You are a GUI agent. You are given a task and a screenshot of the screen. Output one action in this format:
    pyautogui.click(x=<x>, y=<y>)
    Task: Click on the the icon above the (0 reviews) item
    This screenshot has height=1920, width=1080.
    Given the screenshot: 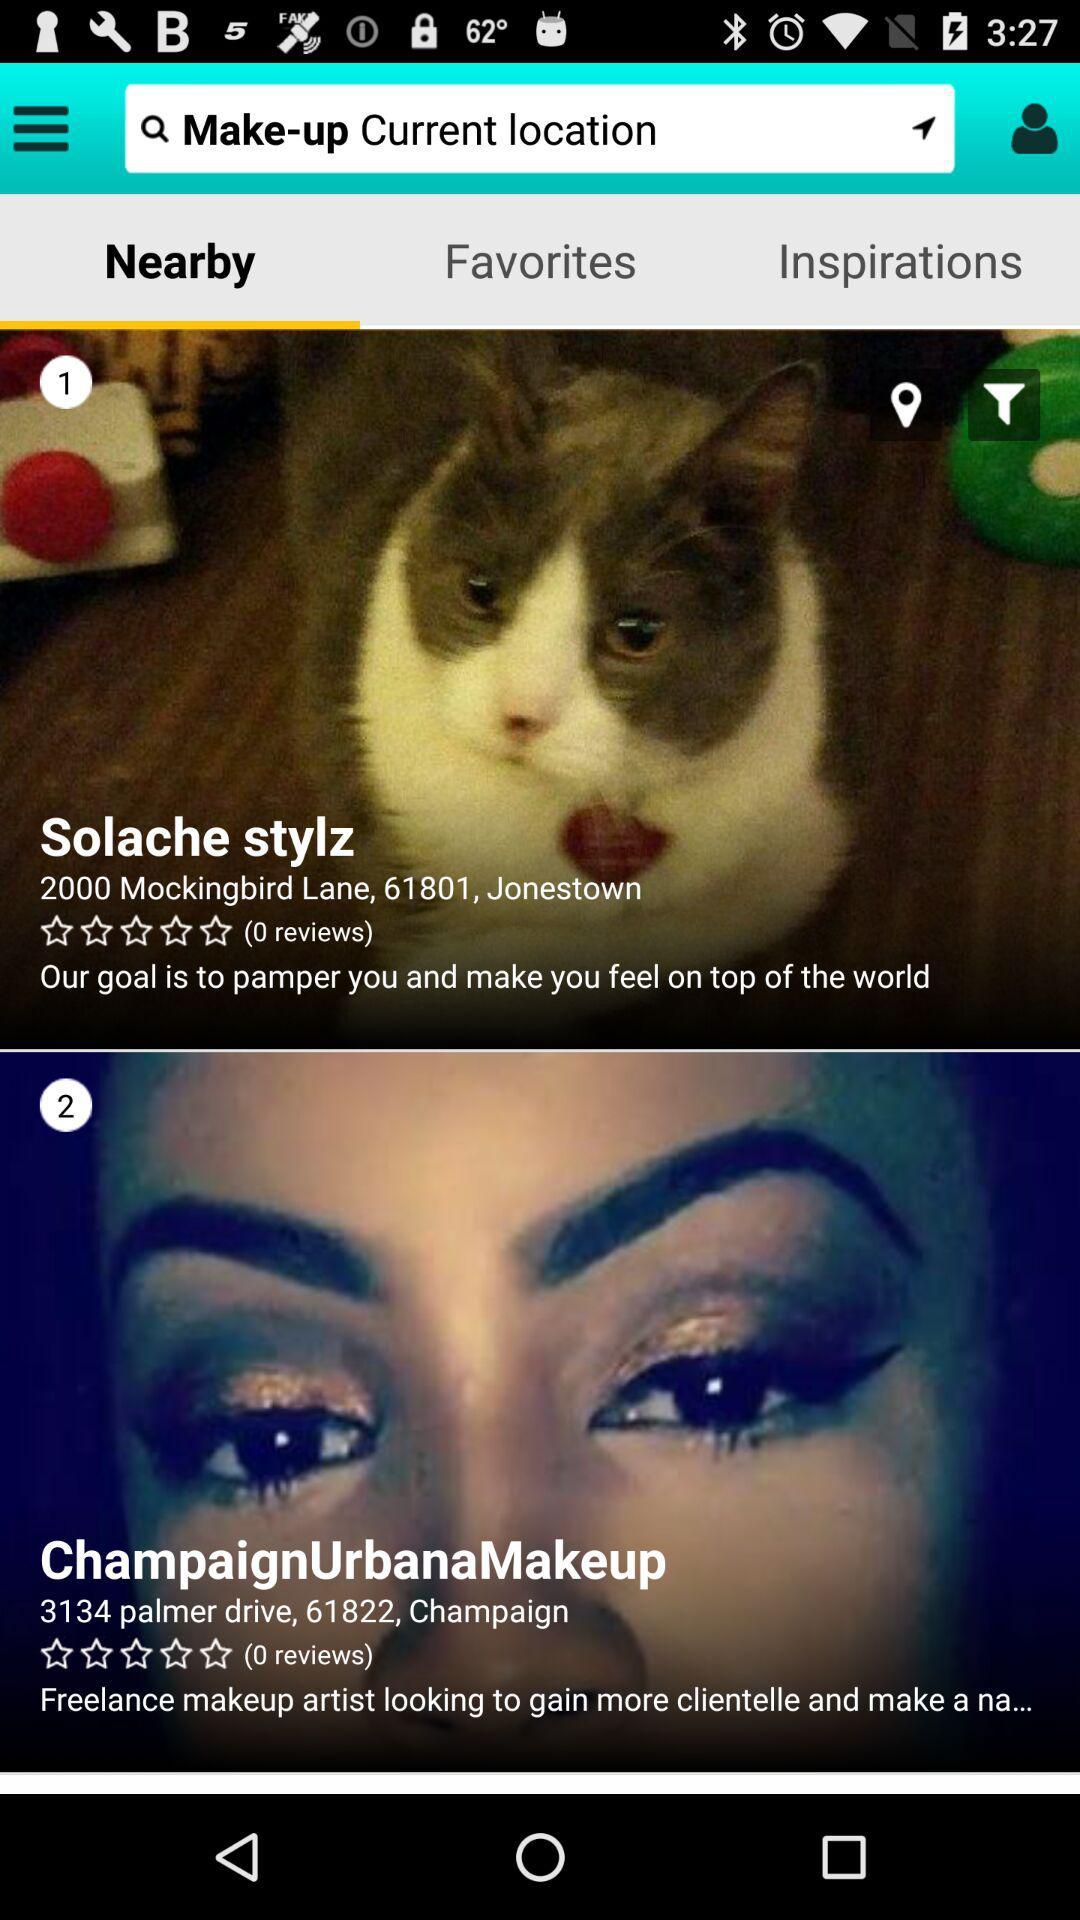 What is the action you would take?
    pyautogui.click(x=540, y=1609)
    